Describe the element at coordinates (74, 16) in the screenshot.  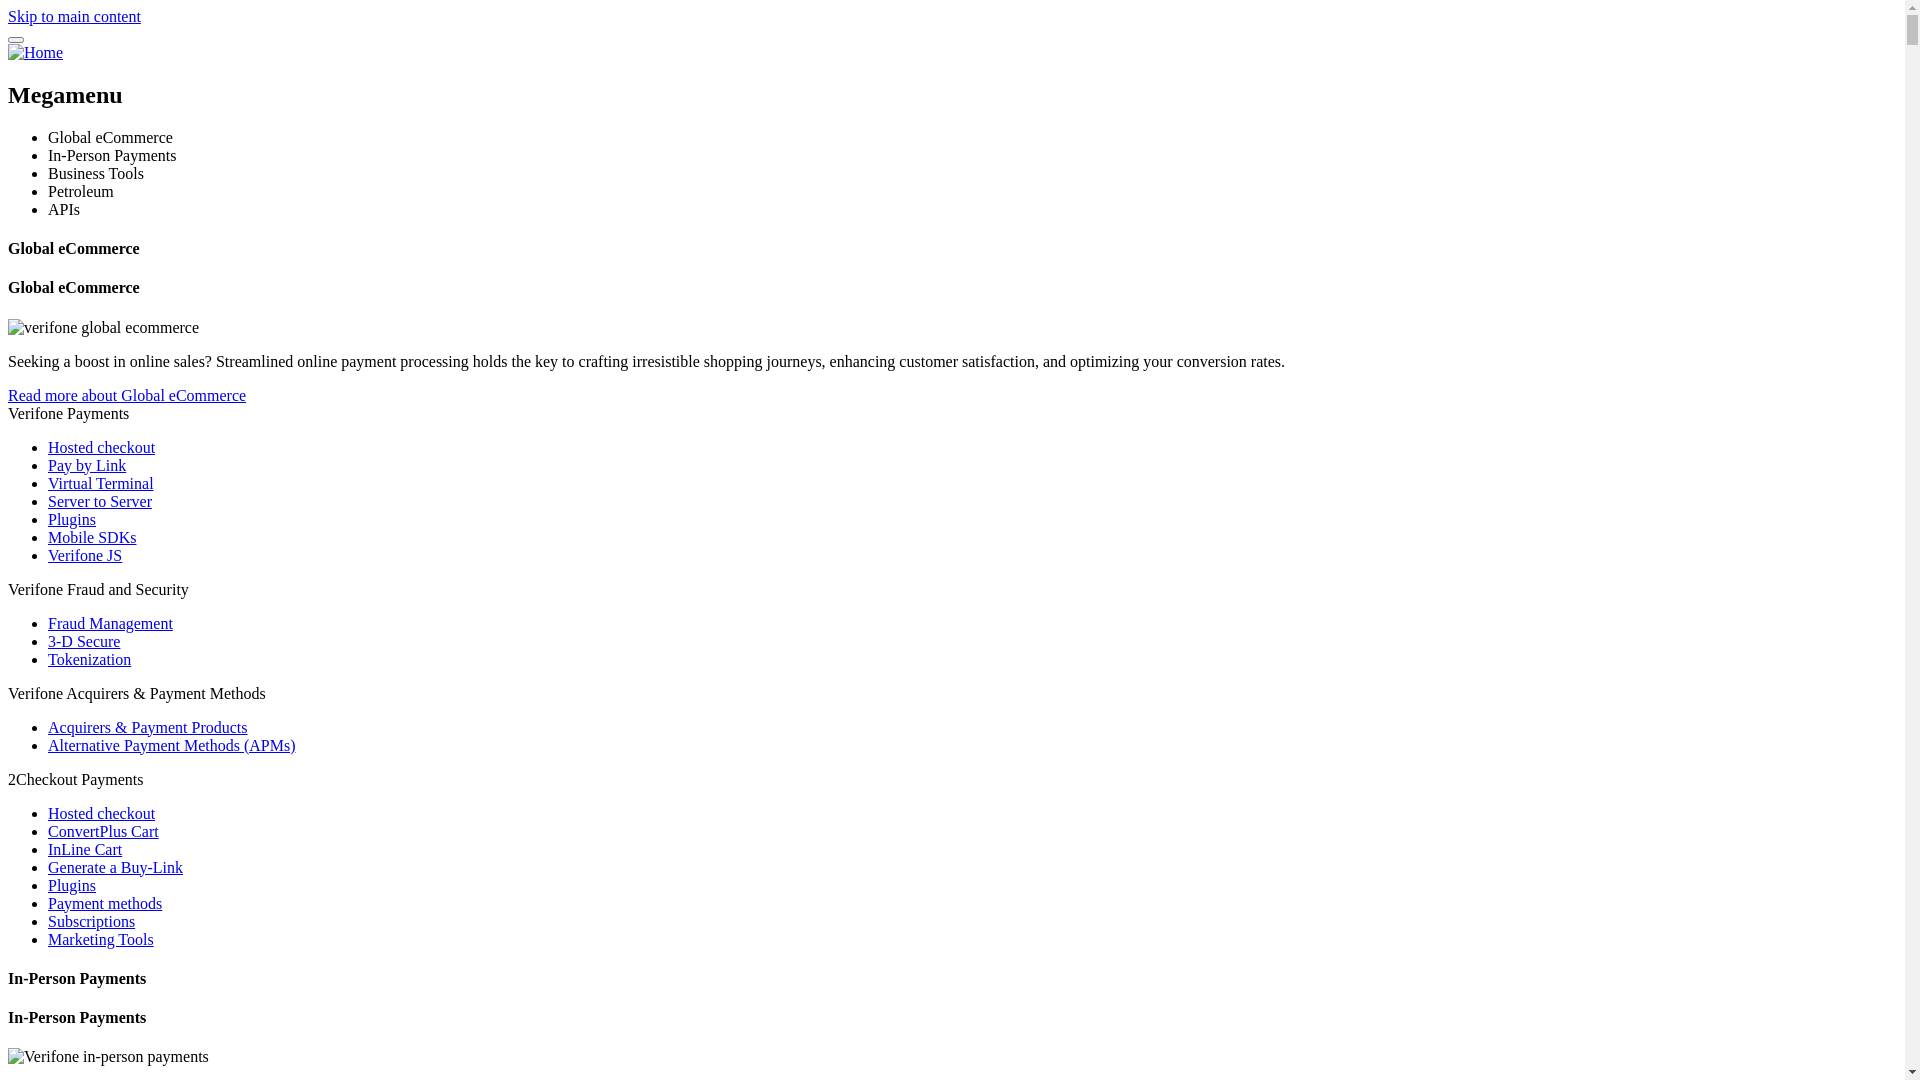
I see `'Skip to main content'` at that location.